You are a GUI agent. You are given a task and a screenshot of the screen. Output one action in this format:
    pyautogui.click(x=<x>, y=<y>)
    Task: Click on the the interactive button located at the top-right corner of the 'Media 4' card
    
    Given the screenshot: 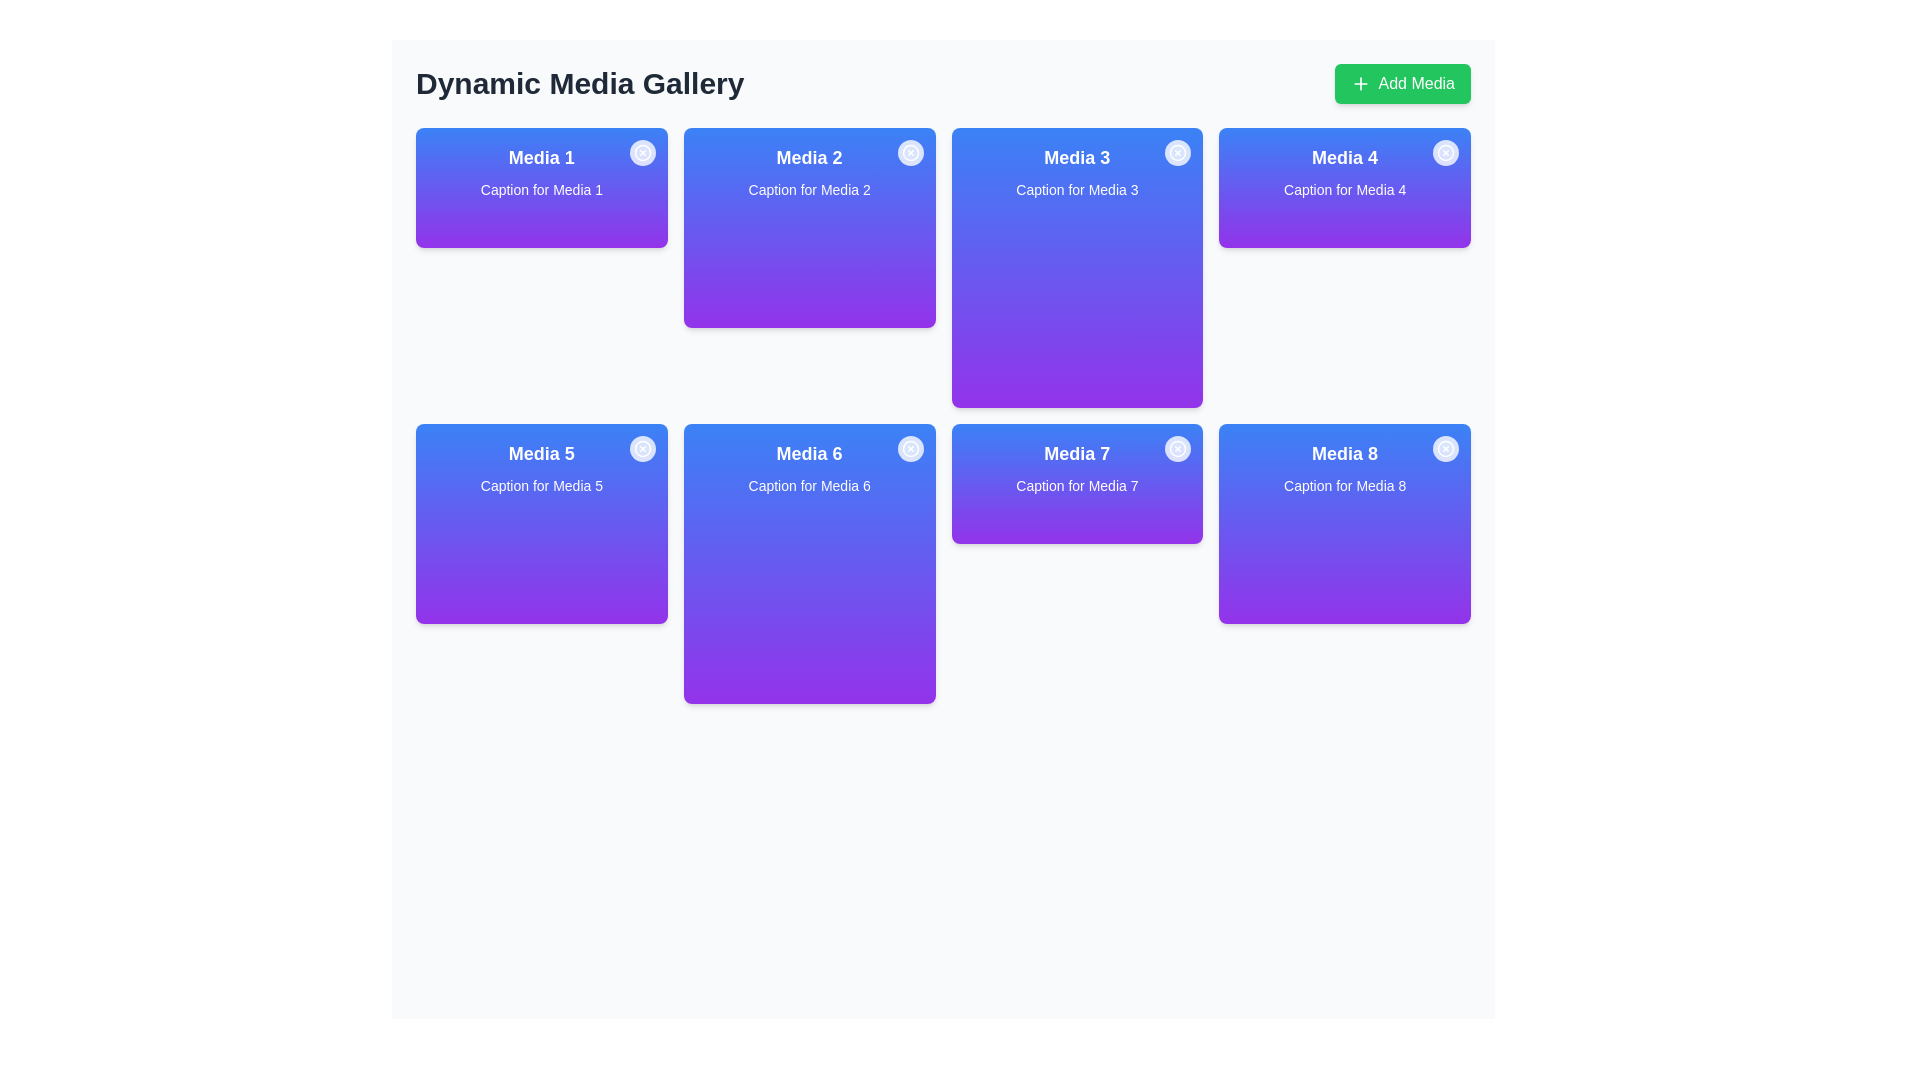 What is the action you would take?
    pyautogui.click(x=1445, y=152)
    